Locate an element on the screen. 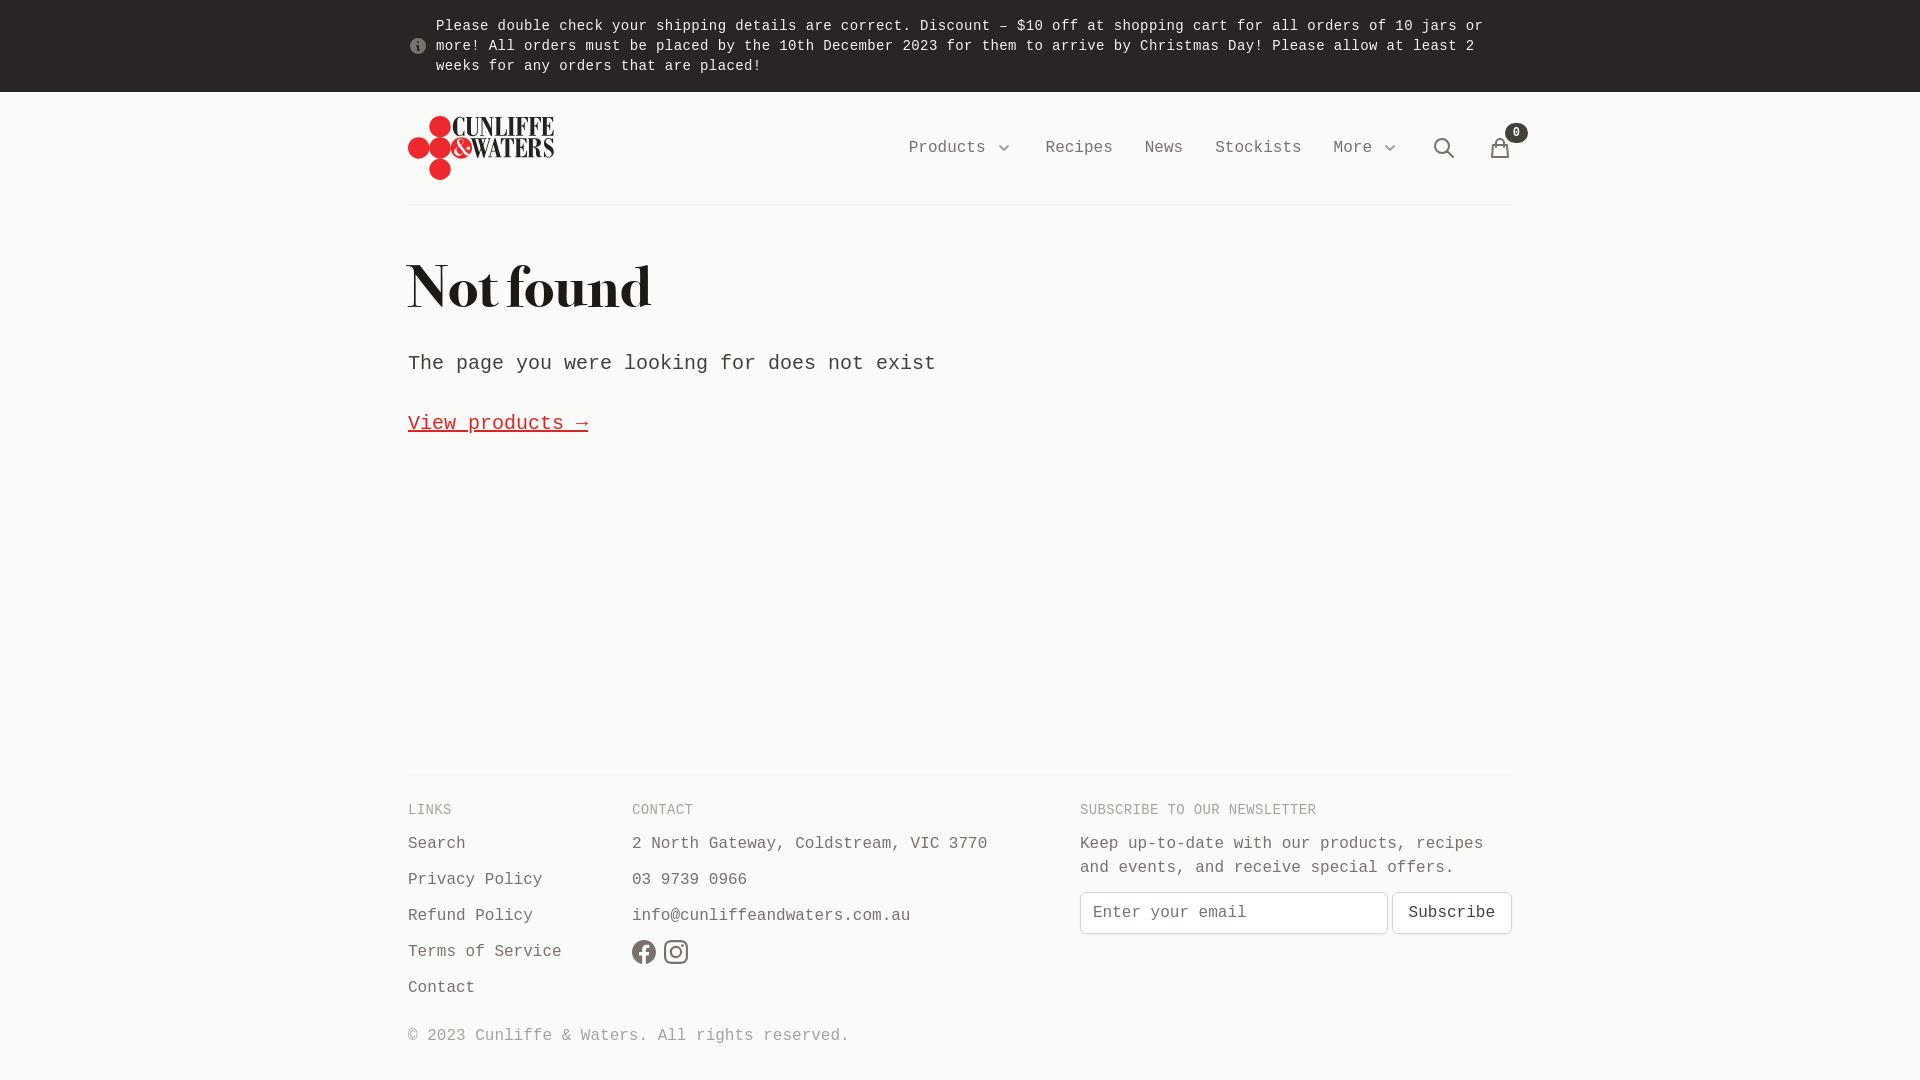 The width and height of the screenshot is (1920, 1080). 'Facebook' is located at coordinates (643, 951).